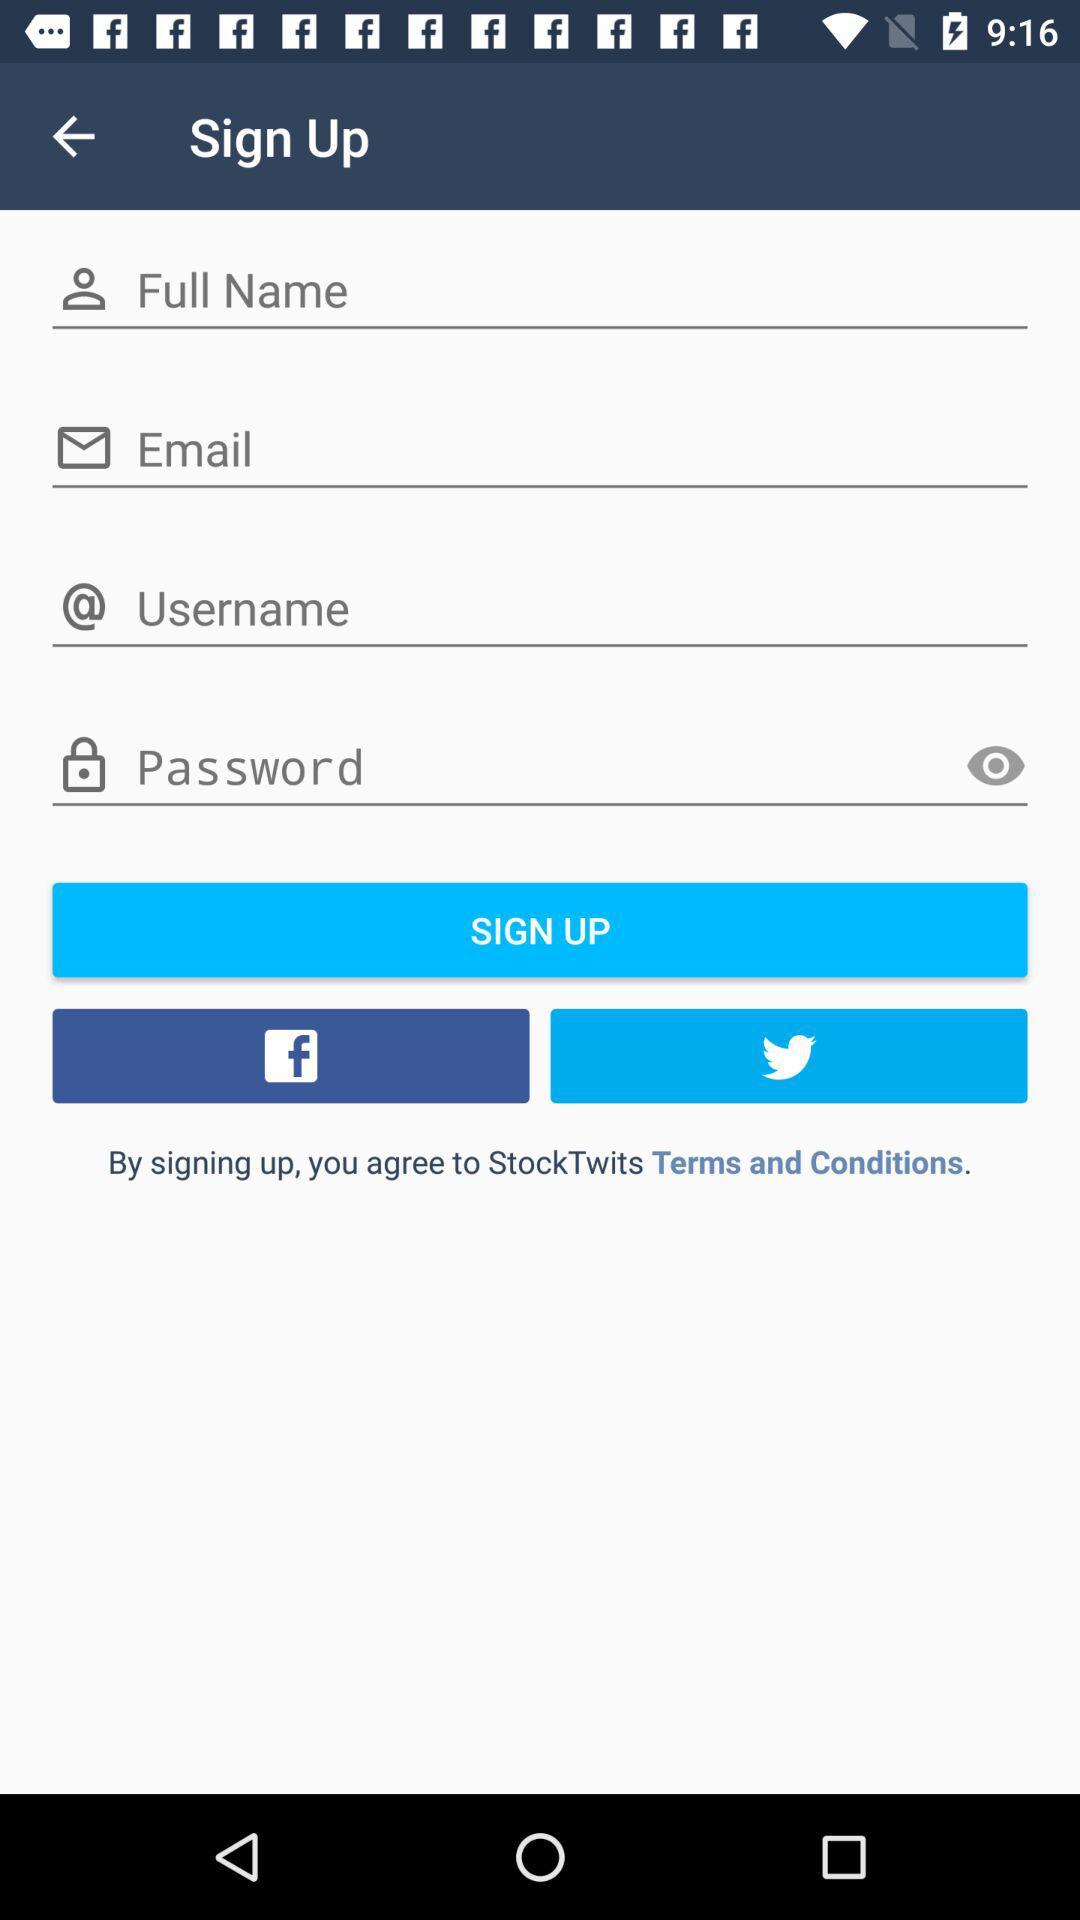 The image size is (1080, 1920). What do you see at coordinates (995, 765) in the screenshot?
I see `the visibility icon` at bounding box center [995, 765].